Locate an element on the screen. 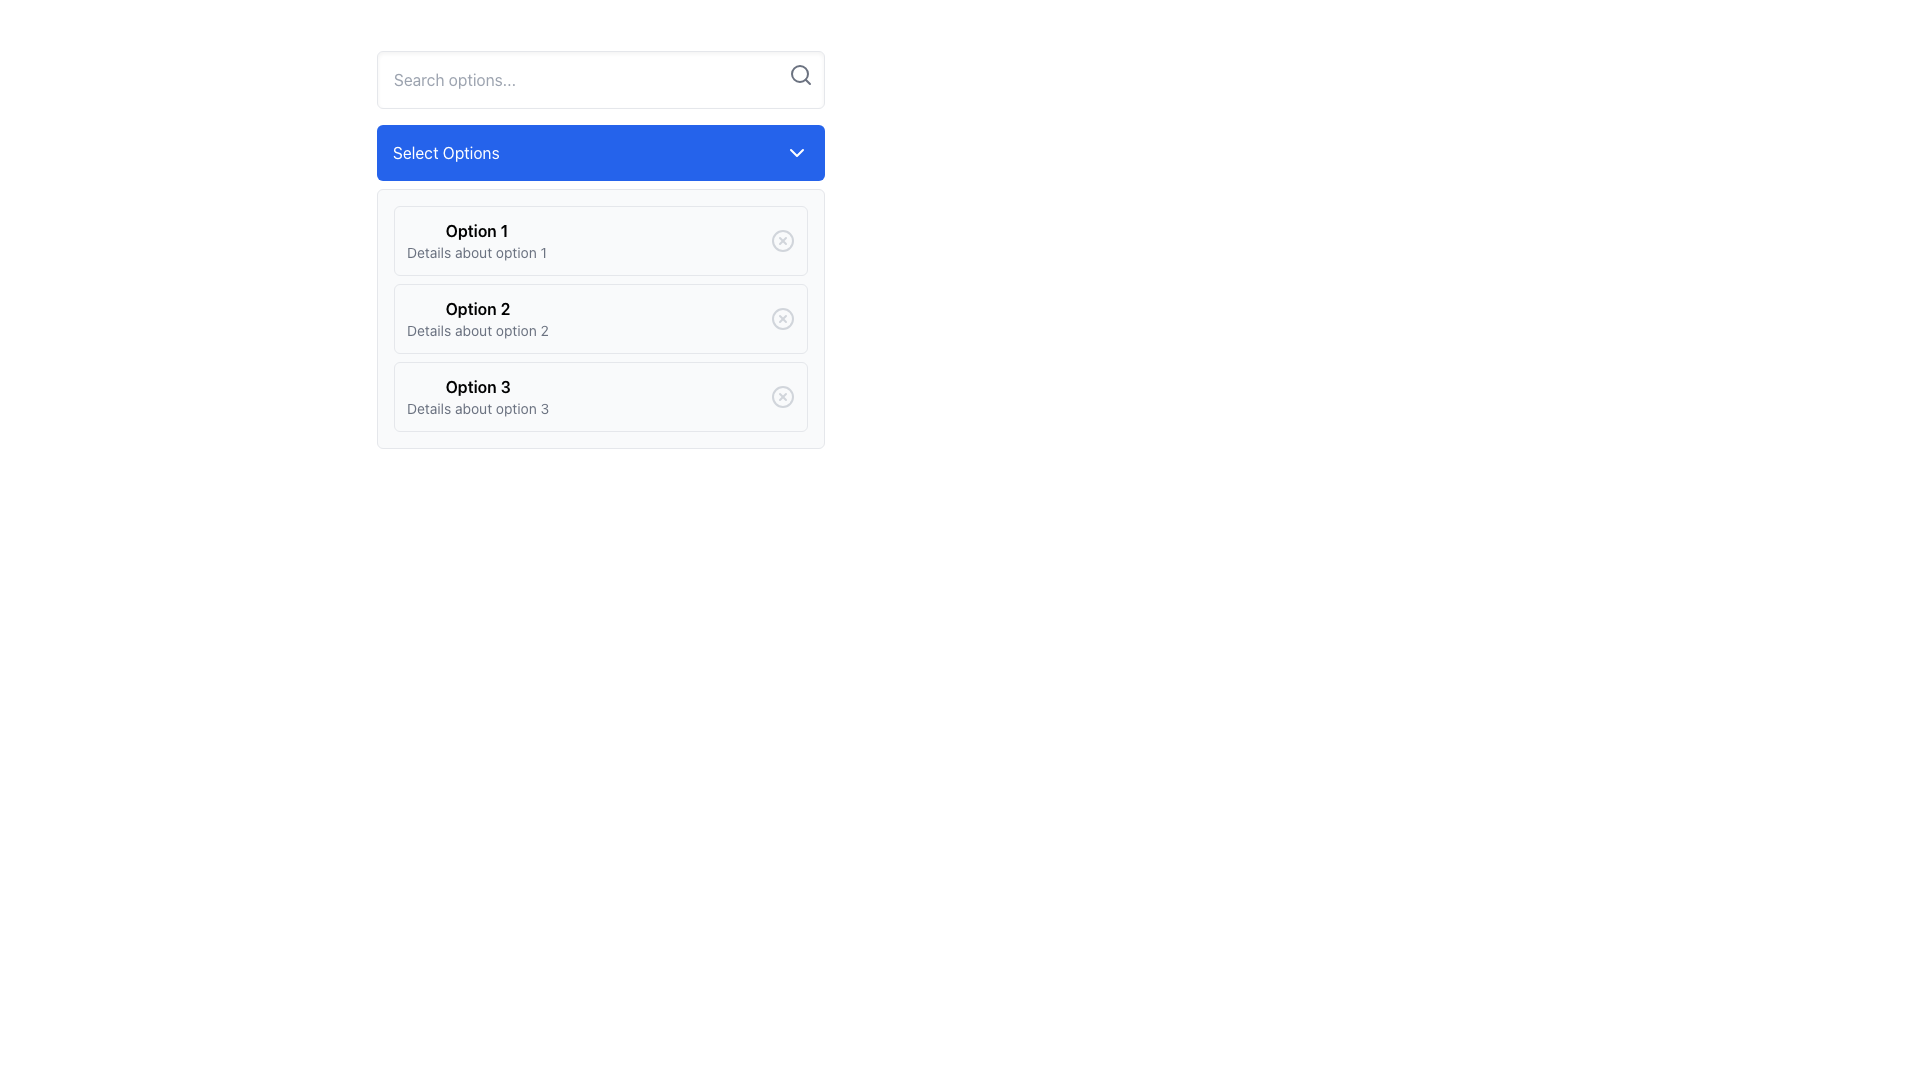 The height and width of the screenshot is (1080, 1920). the third selectable list item with a dismiss option, located below 'Option 2' is located at coordinates (599, 397).